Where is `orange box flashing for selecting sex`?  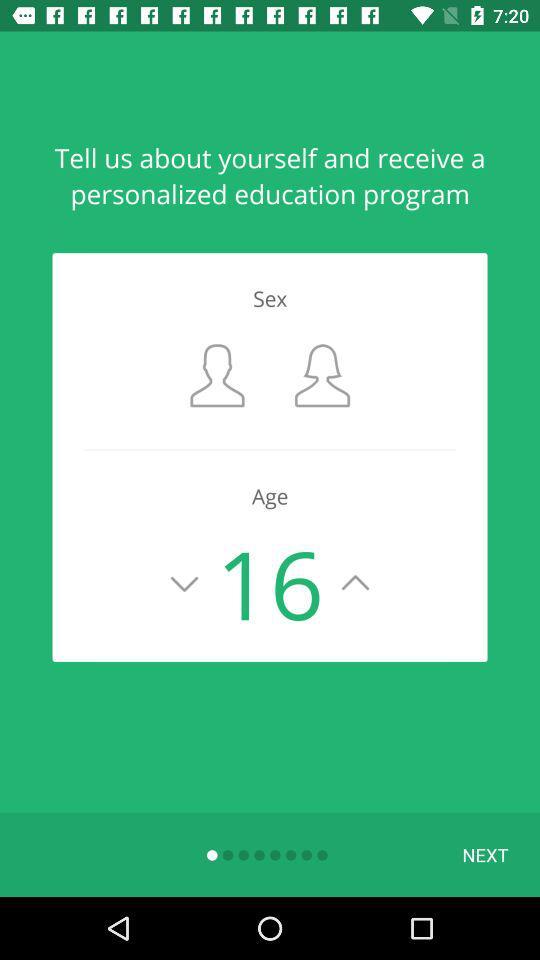 orange box flashing for selecting sex is located at coordinates (322, 374).